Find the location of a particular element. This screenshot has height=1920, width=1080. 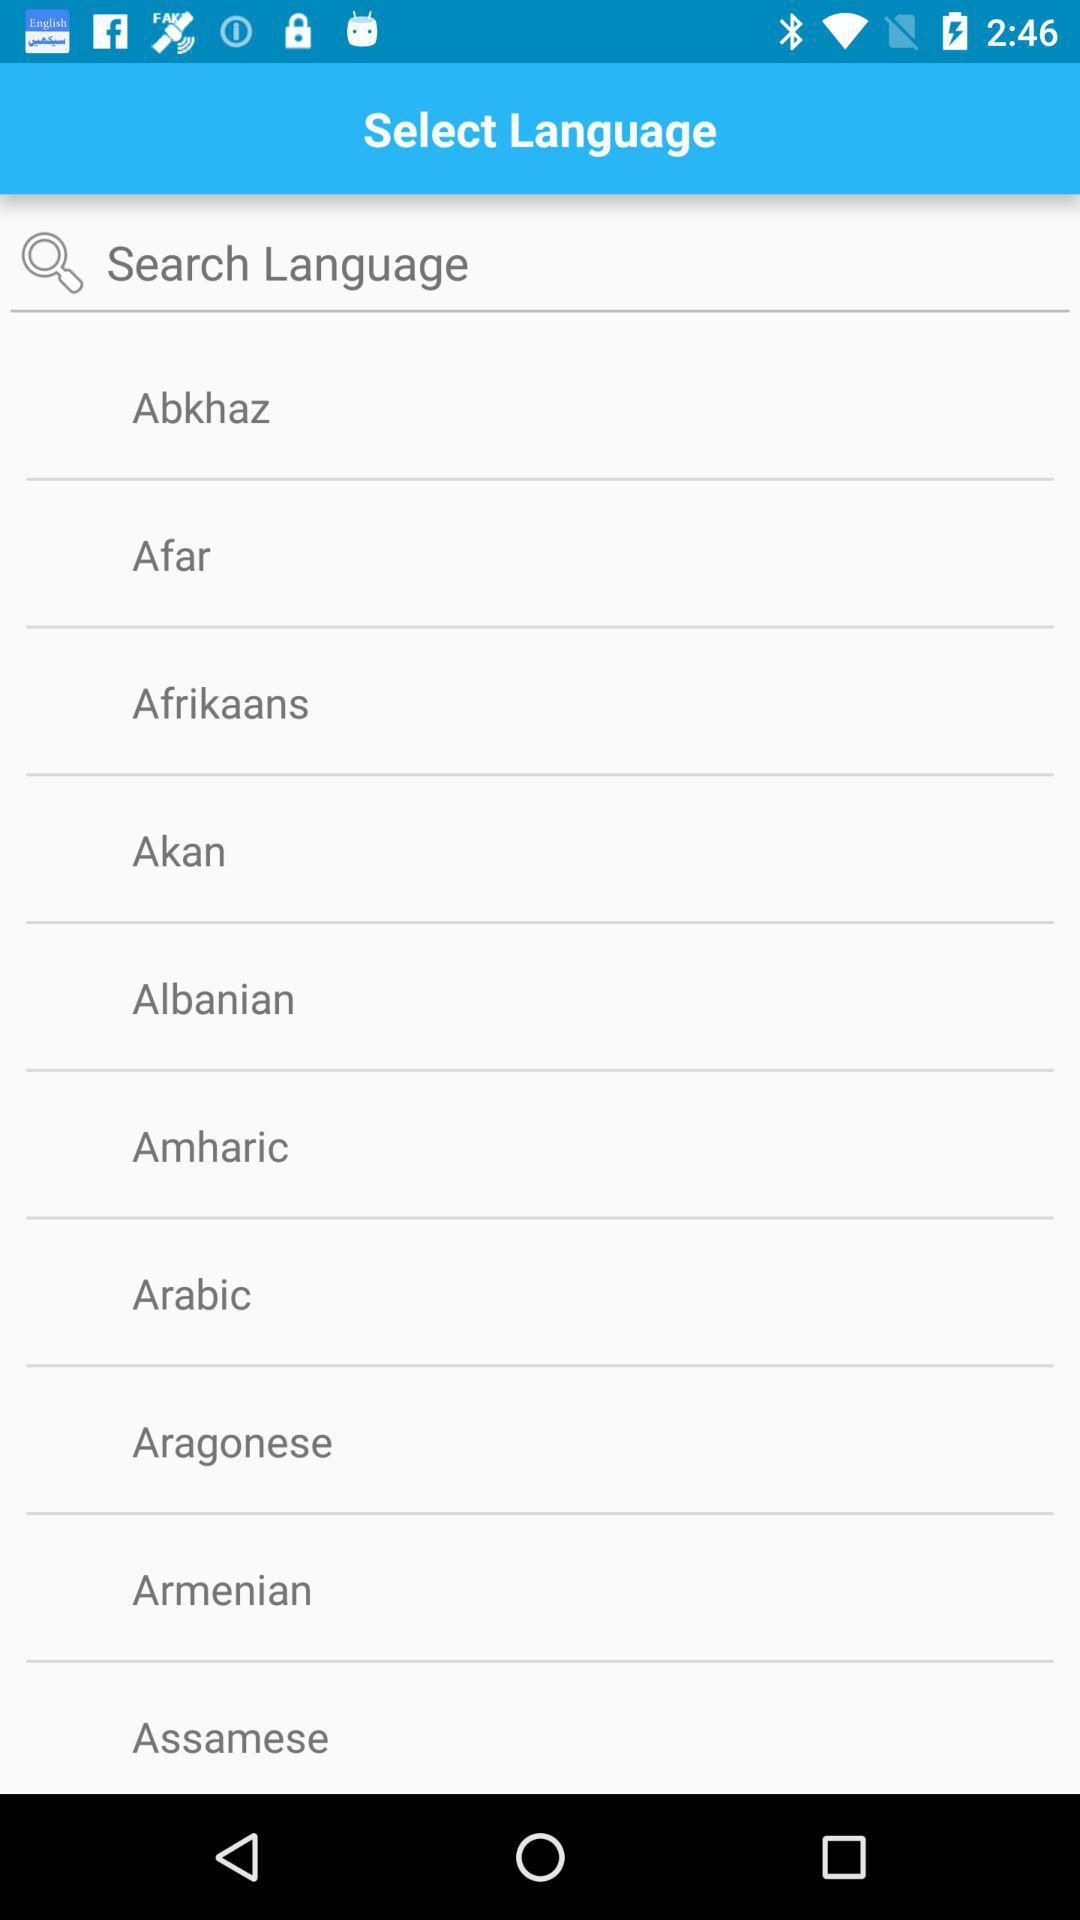

search through language list is located at coordinates (540, 262).